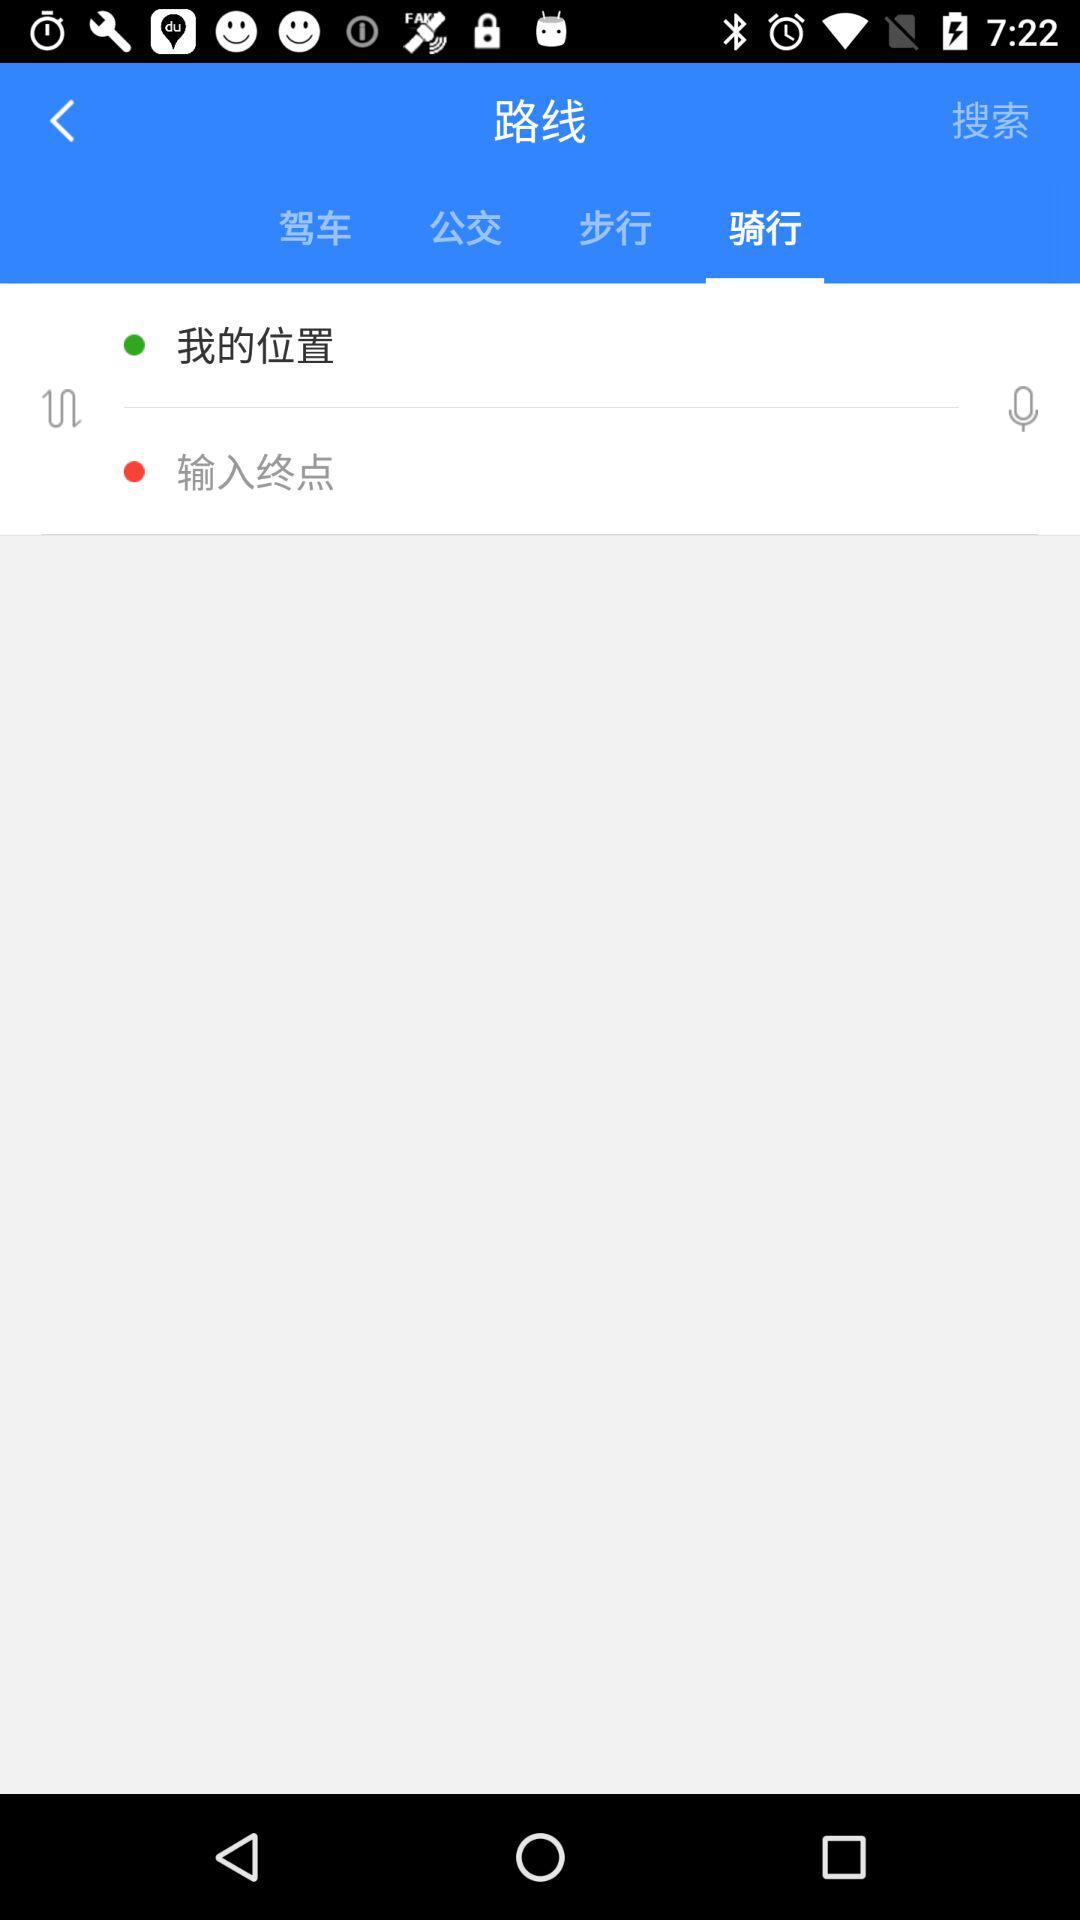 The height and width of the screenshot is (1920, 1080). I want to click on the text right to left arrow, so click(540, 119).